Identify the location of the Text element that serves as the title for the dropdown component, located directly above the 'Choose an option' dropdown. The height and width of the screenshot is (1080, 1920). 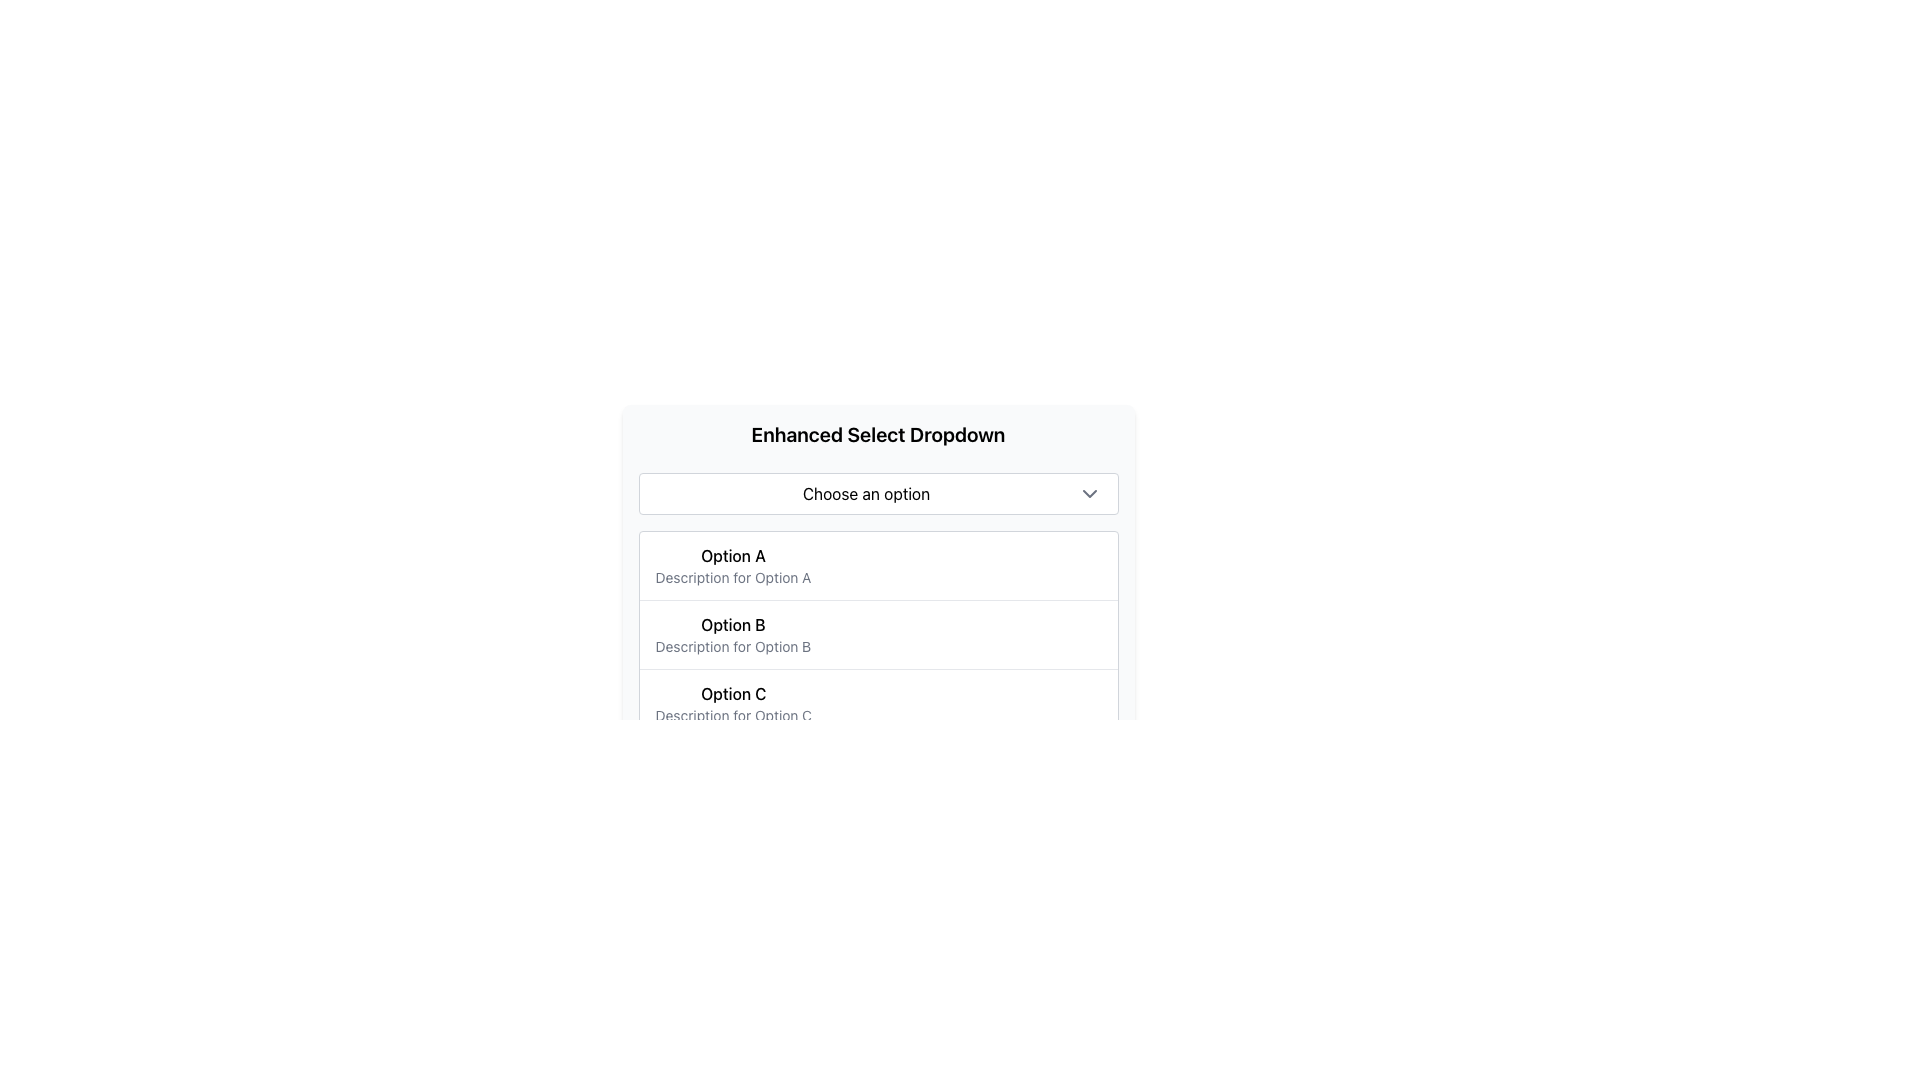
(878, 434).